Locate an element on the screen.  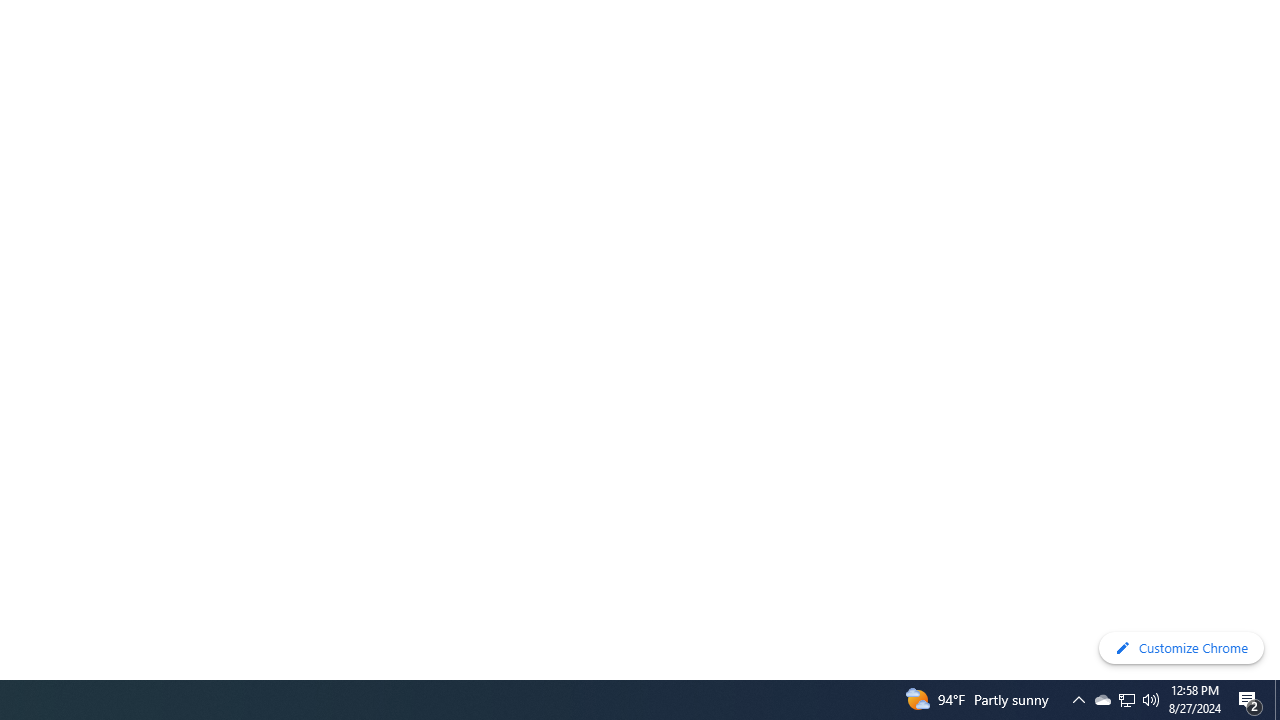
'Customize Chrome' is located at coordinates (1181, 648).